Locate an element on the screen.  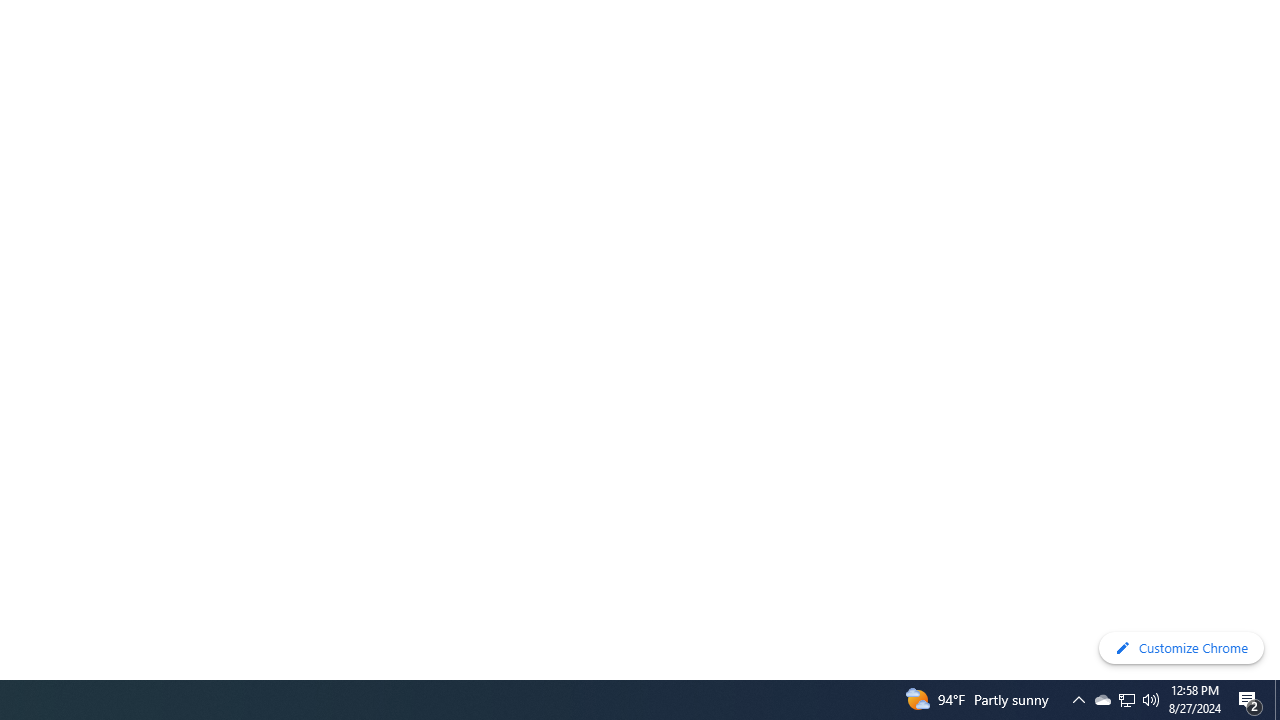
'Customize Chrome' is located at coordinates (1181, 648).